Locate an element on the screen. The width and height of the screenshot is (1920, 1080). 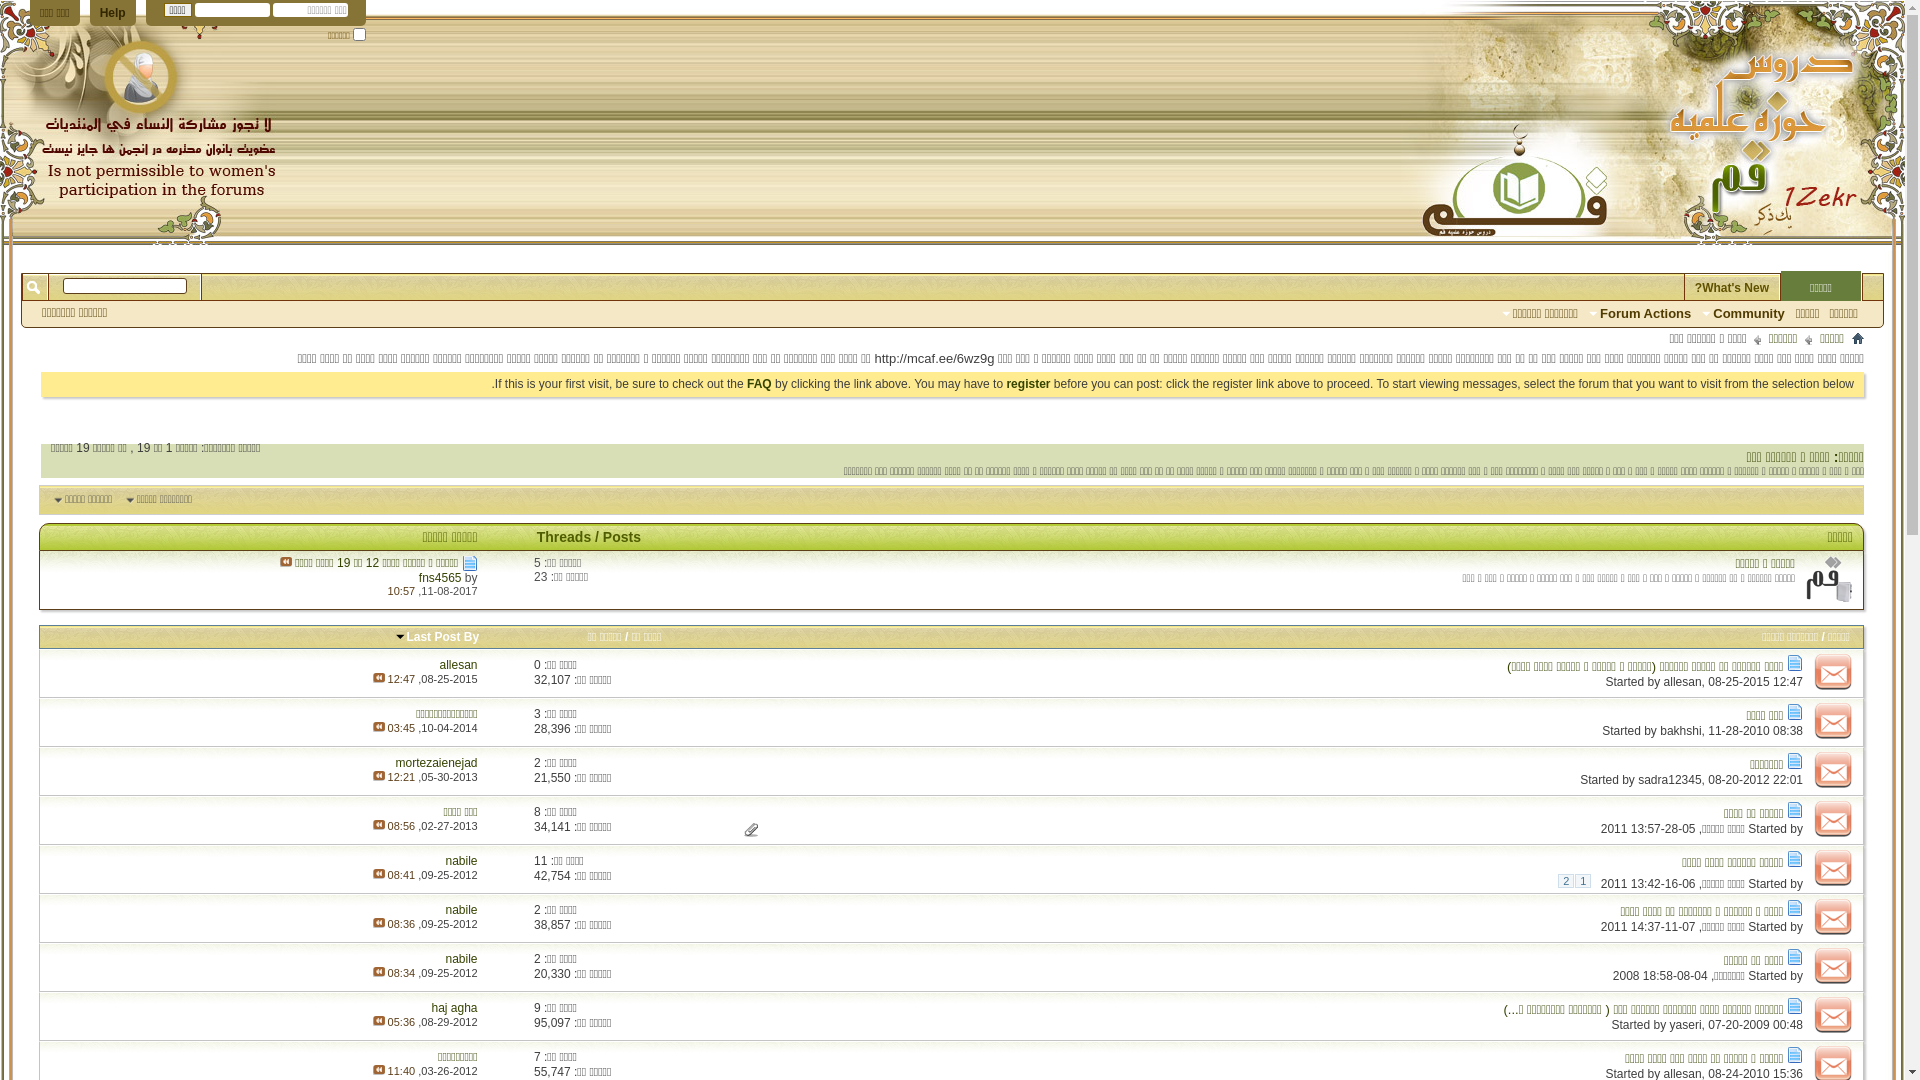
'allesan' is located at coordinates (1664, 681).